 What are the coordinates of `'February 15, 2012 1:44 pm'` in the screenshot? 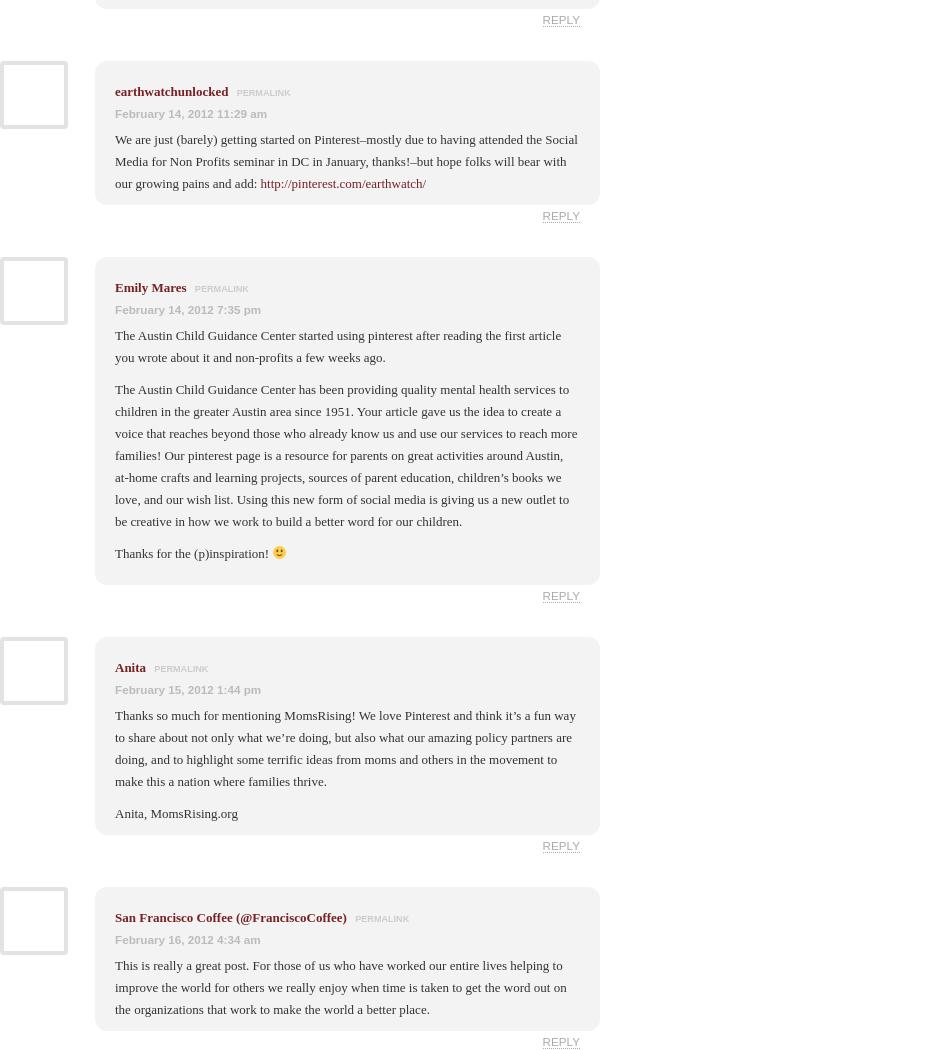 It's located at (187, 688).